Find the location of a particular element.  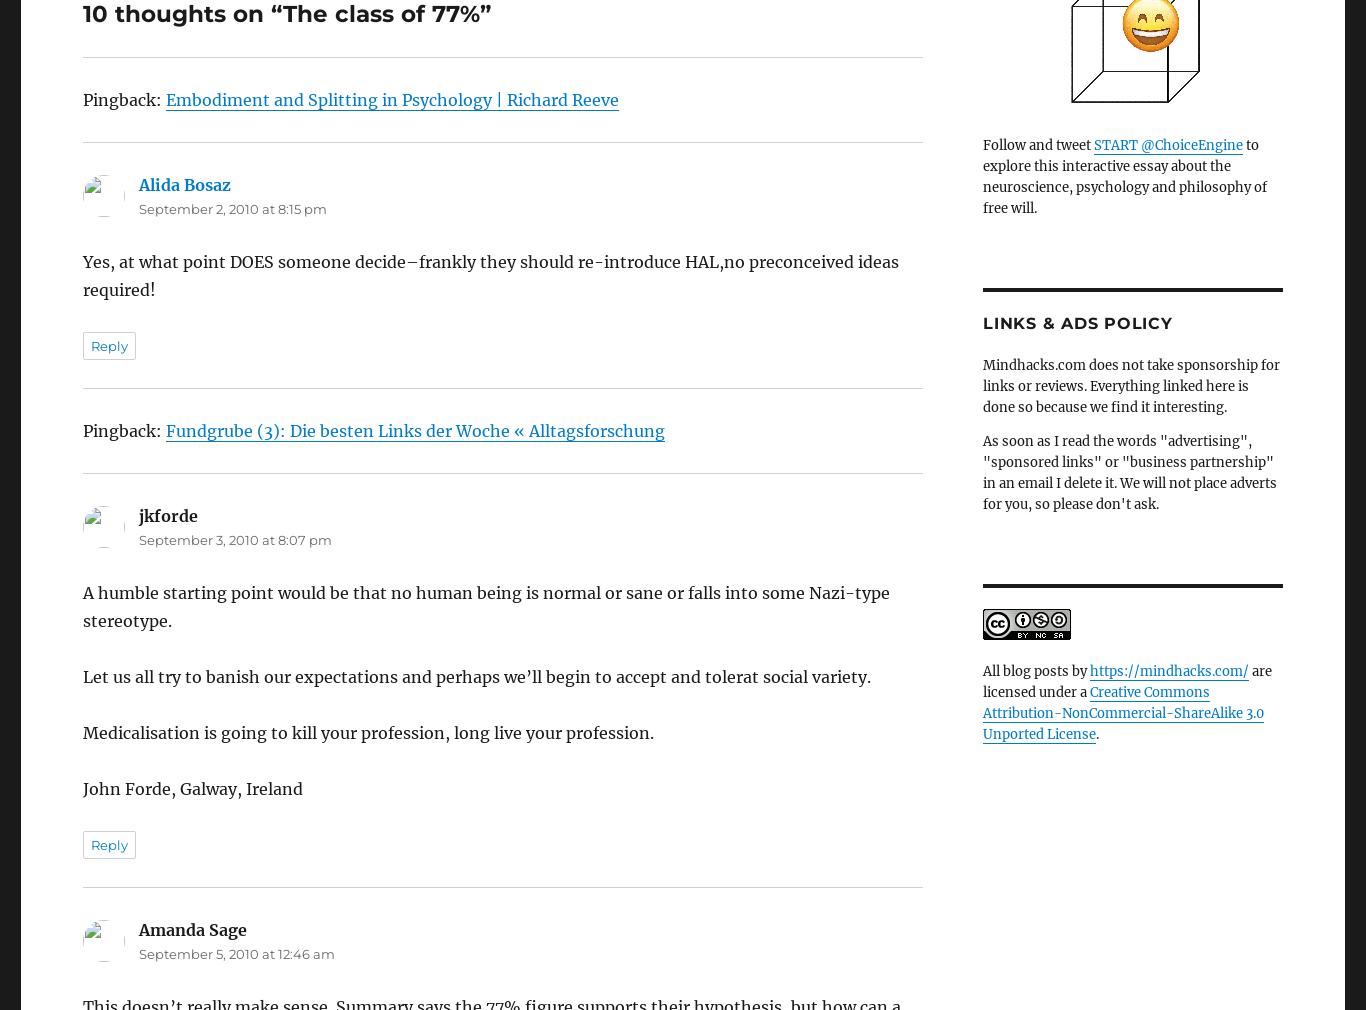

'Alida Bosaz' is located at coordinates (183, 128).